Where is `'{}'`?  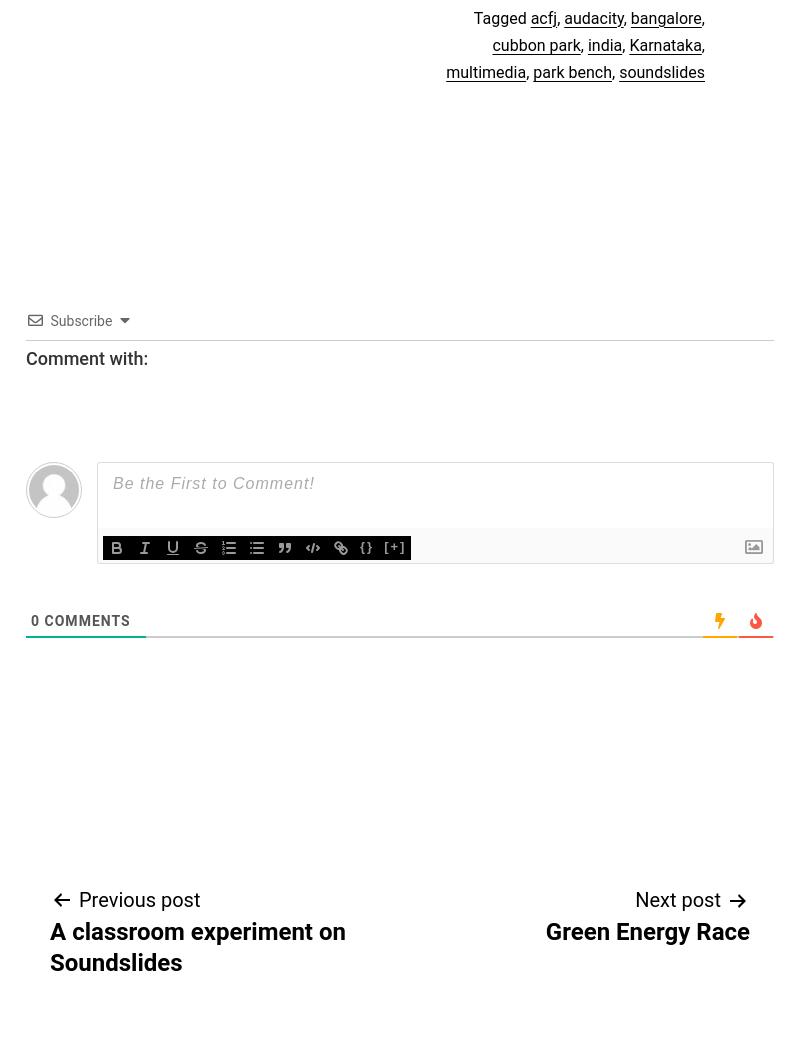 '{}' is located at coordinates (366, 545).